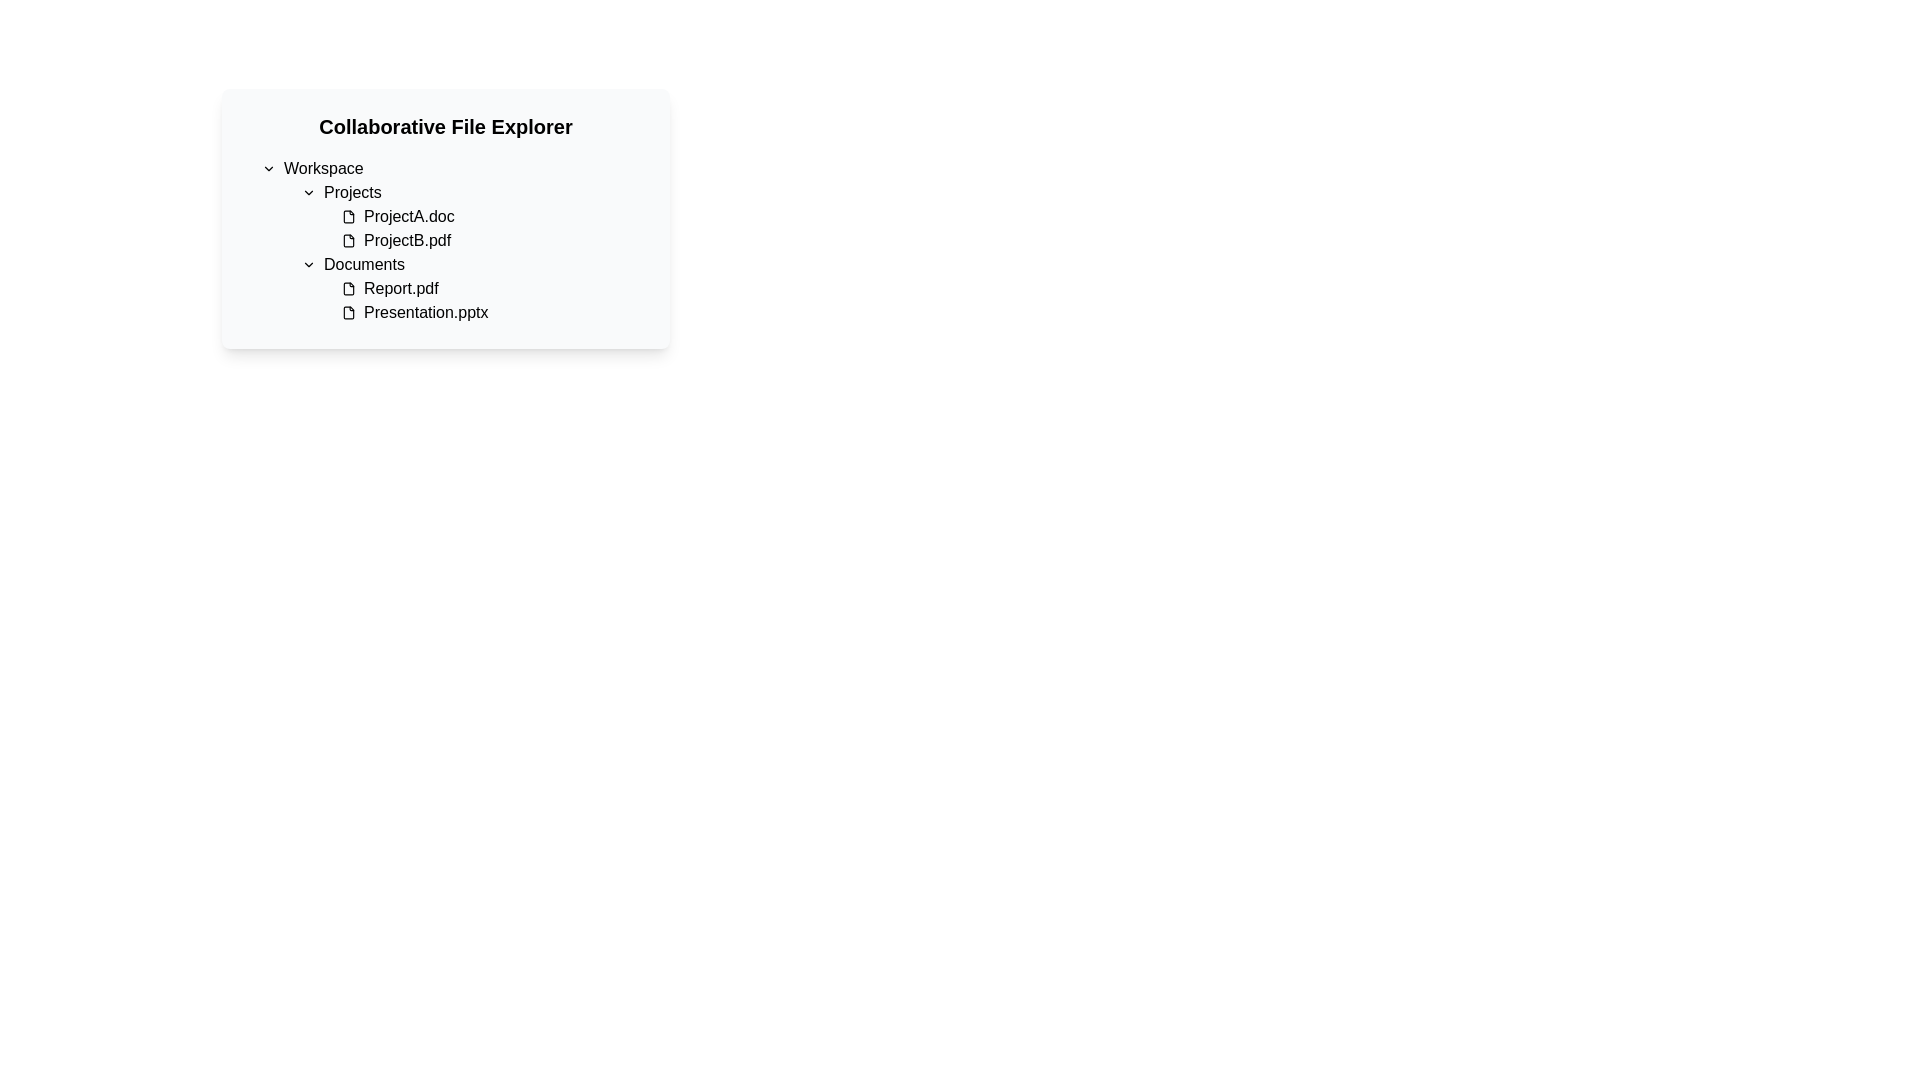 The height and width of the screenshot is (1080, 1920). What do you see at coordinates (349, 289) in the screenshot?
I see `the PDF file icon located to the left of the 'Report.pdf' file name in the 'Documents' section` at bounding box center [349, 289].